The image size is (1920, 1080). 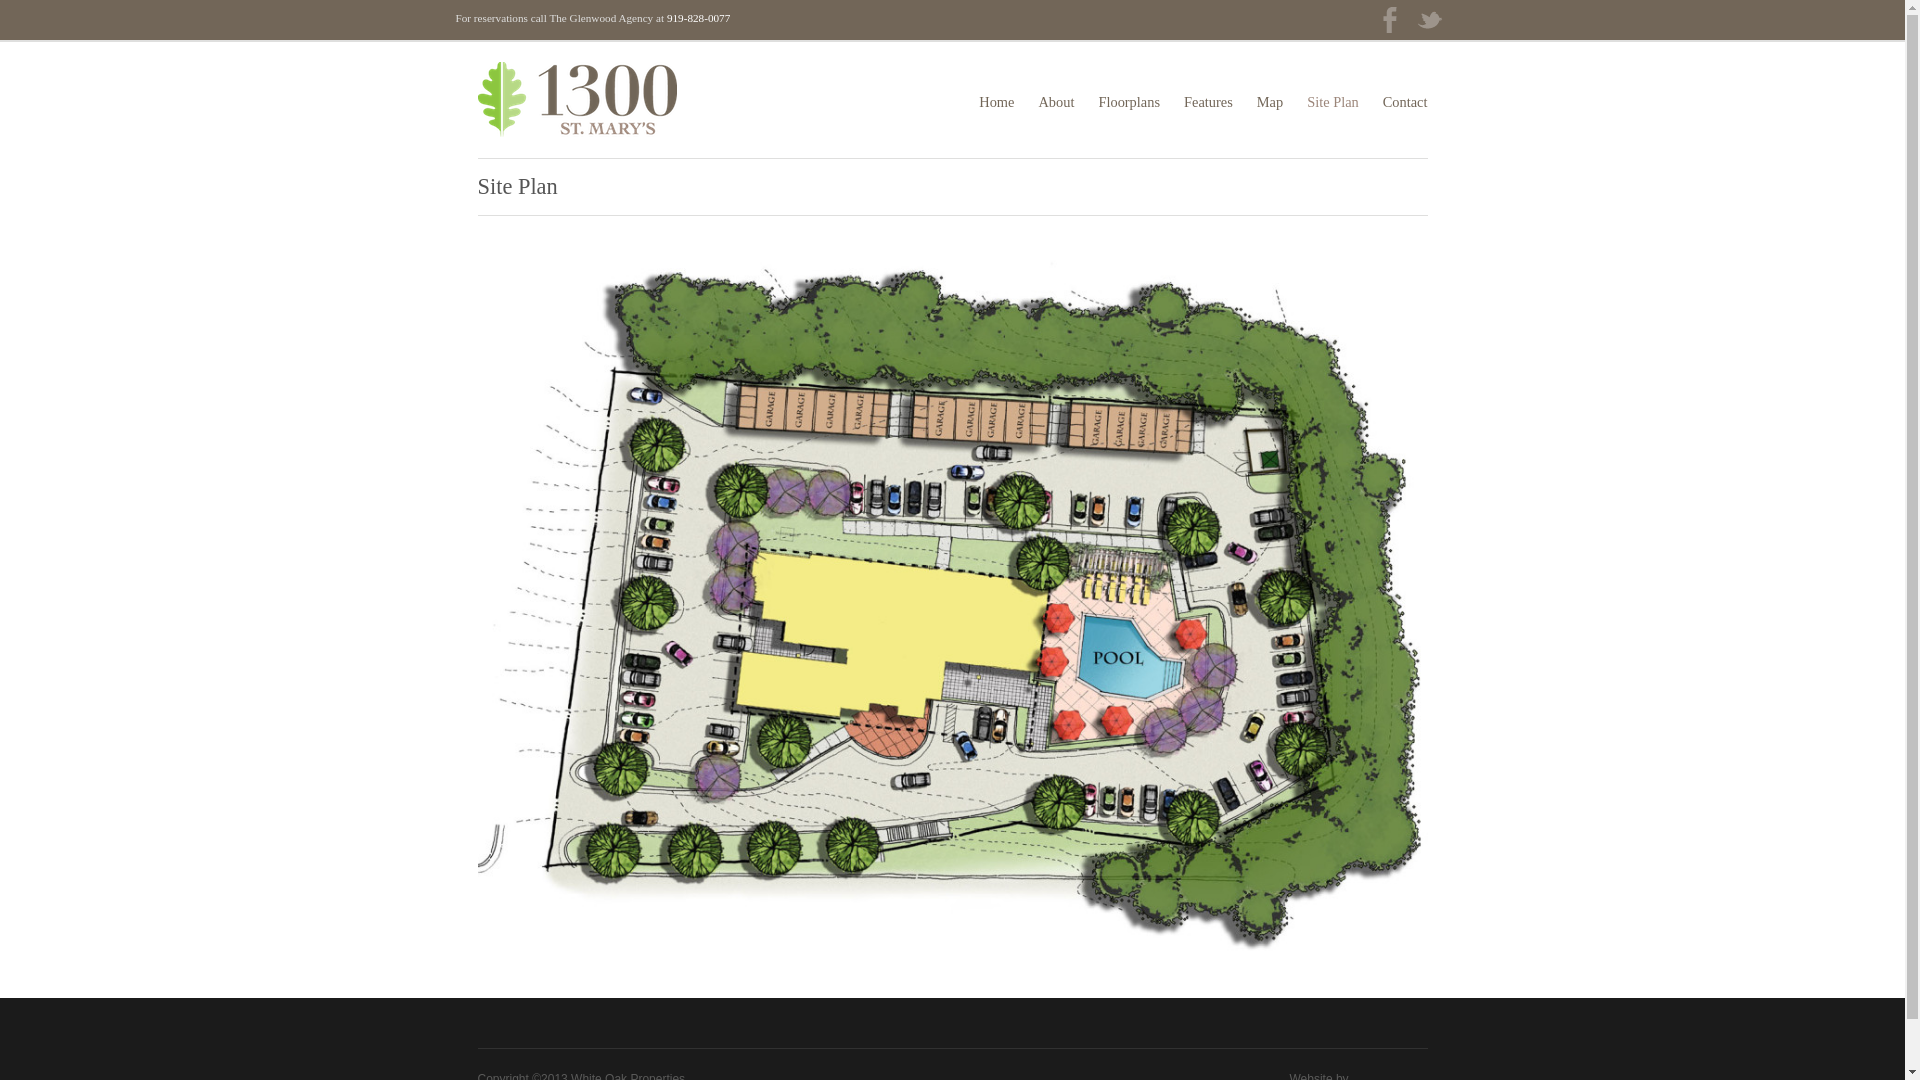 I want to click on 'Home', so click(x=996, y=102).